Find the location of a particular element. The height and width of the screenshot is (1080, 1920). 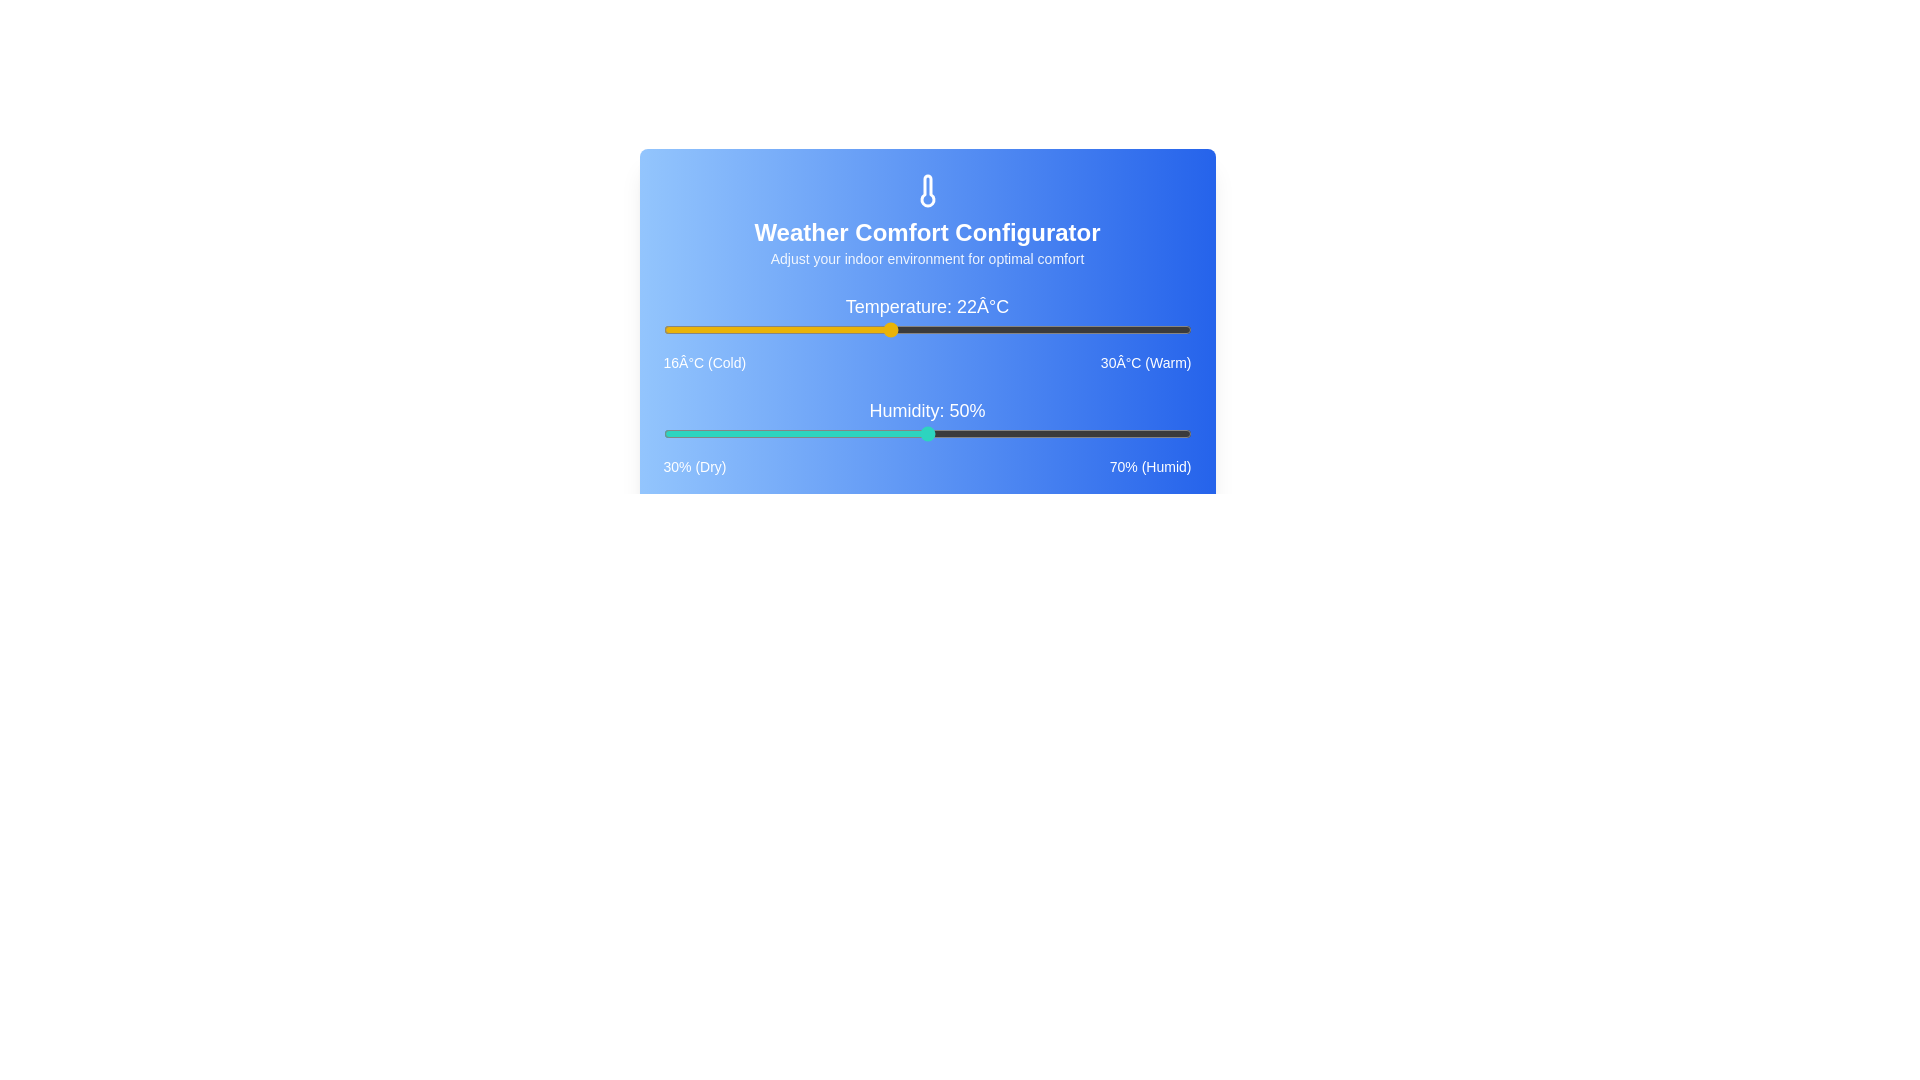

the humidity slider to 52% is located at coordinates (952, 433).